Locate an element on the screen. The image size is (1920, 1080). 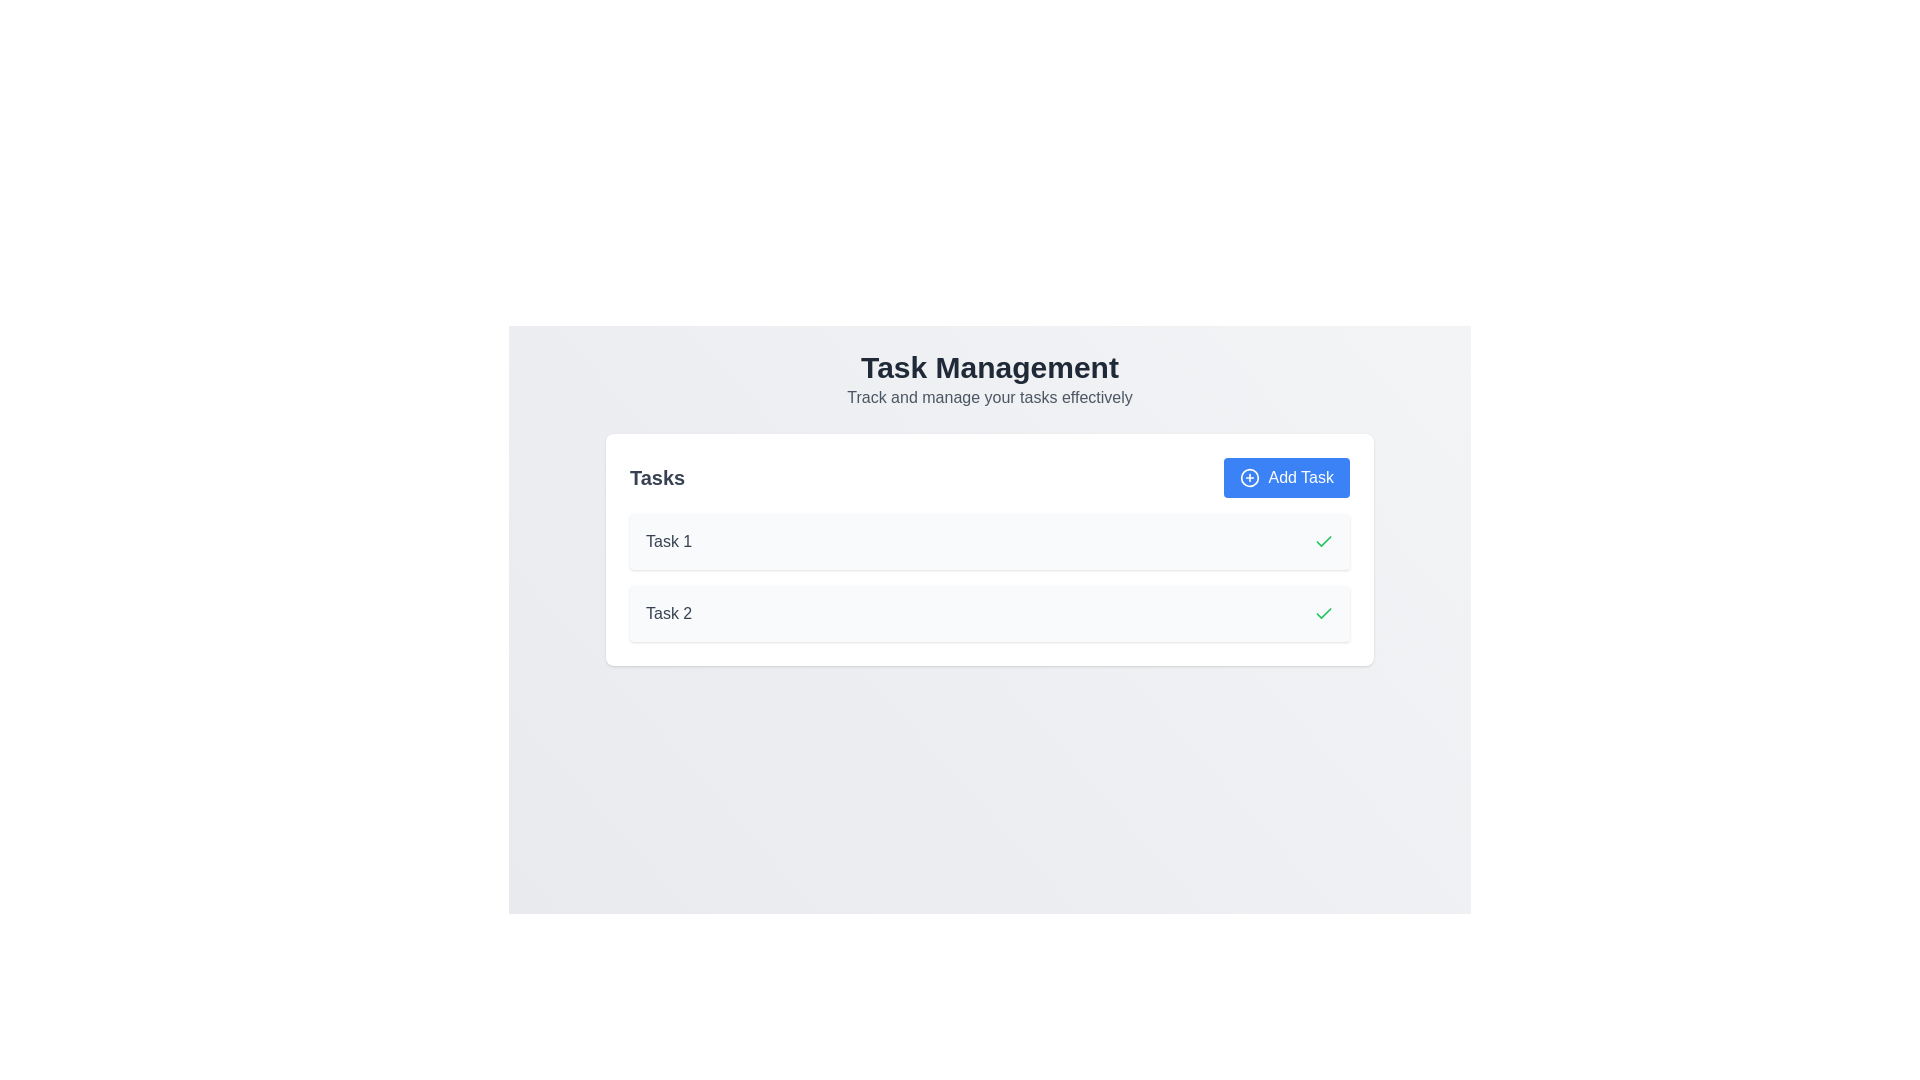
details about the task card labeled 'Task 1', which is the first component in the 'Tasks' section, by clicking on it is located at coordinates (989, 542).